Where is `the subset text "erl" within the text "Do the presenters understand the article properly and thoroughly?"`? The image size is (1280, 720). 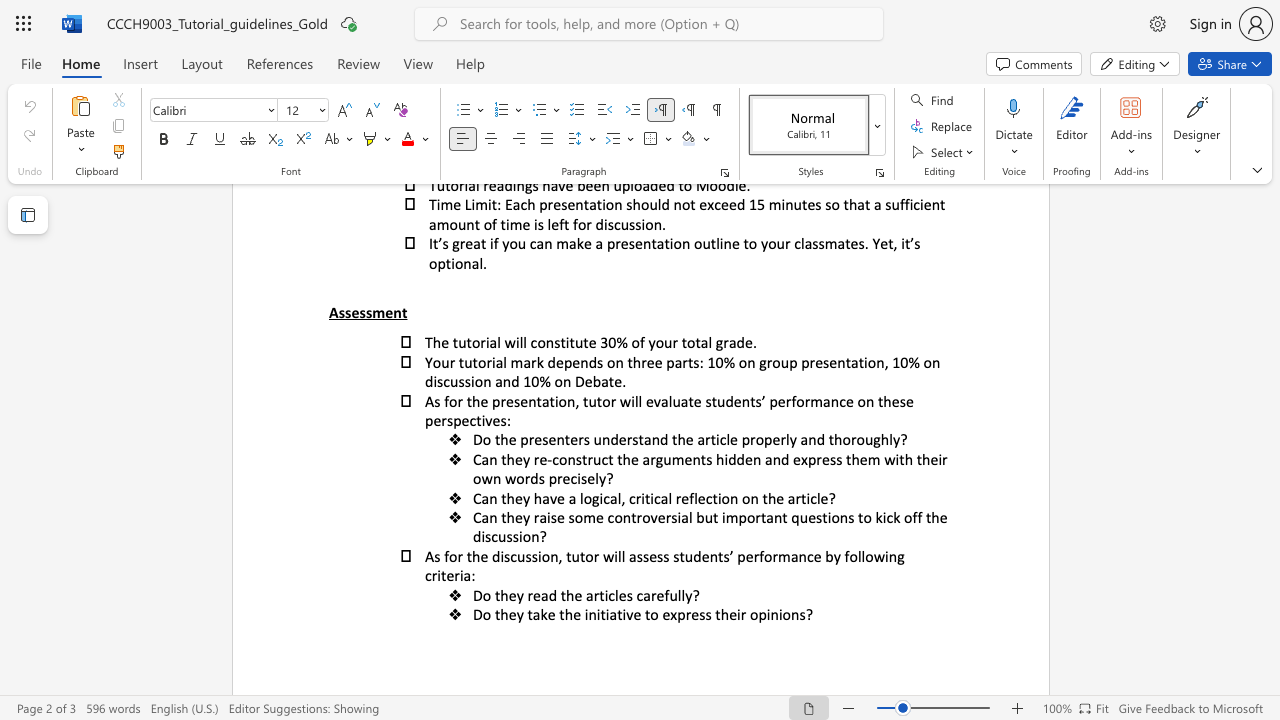
the subset text "erl" within the text "Do the presenters understand the article properly and thoroughly?" is located at coordinates (771, 438).